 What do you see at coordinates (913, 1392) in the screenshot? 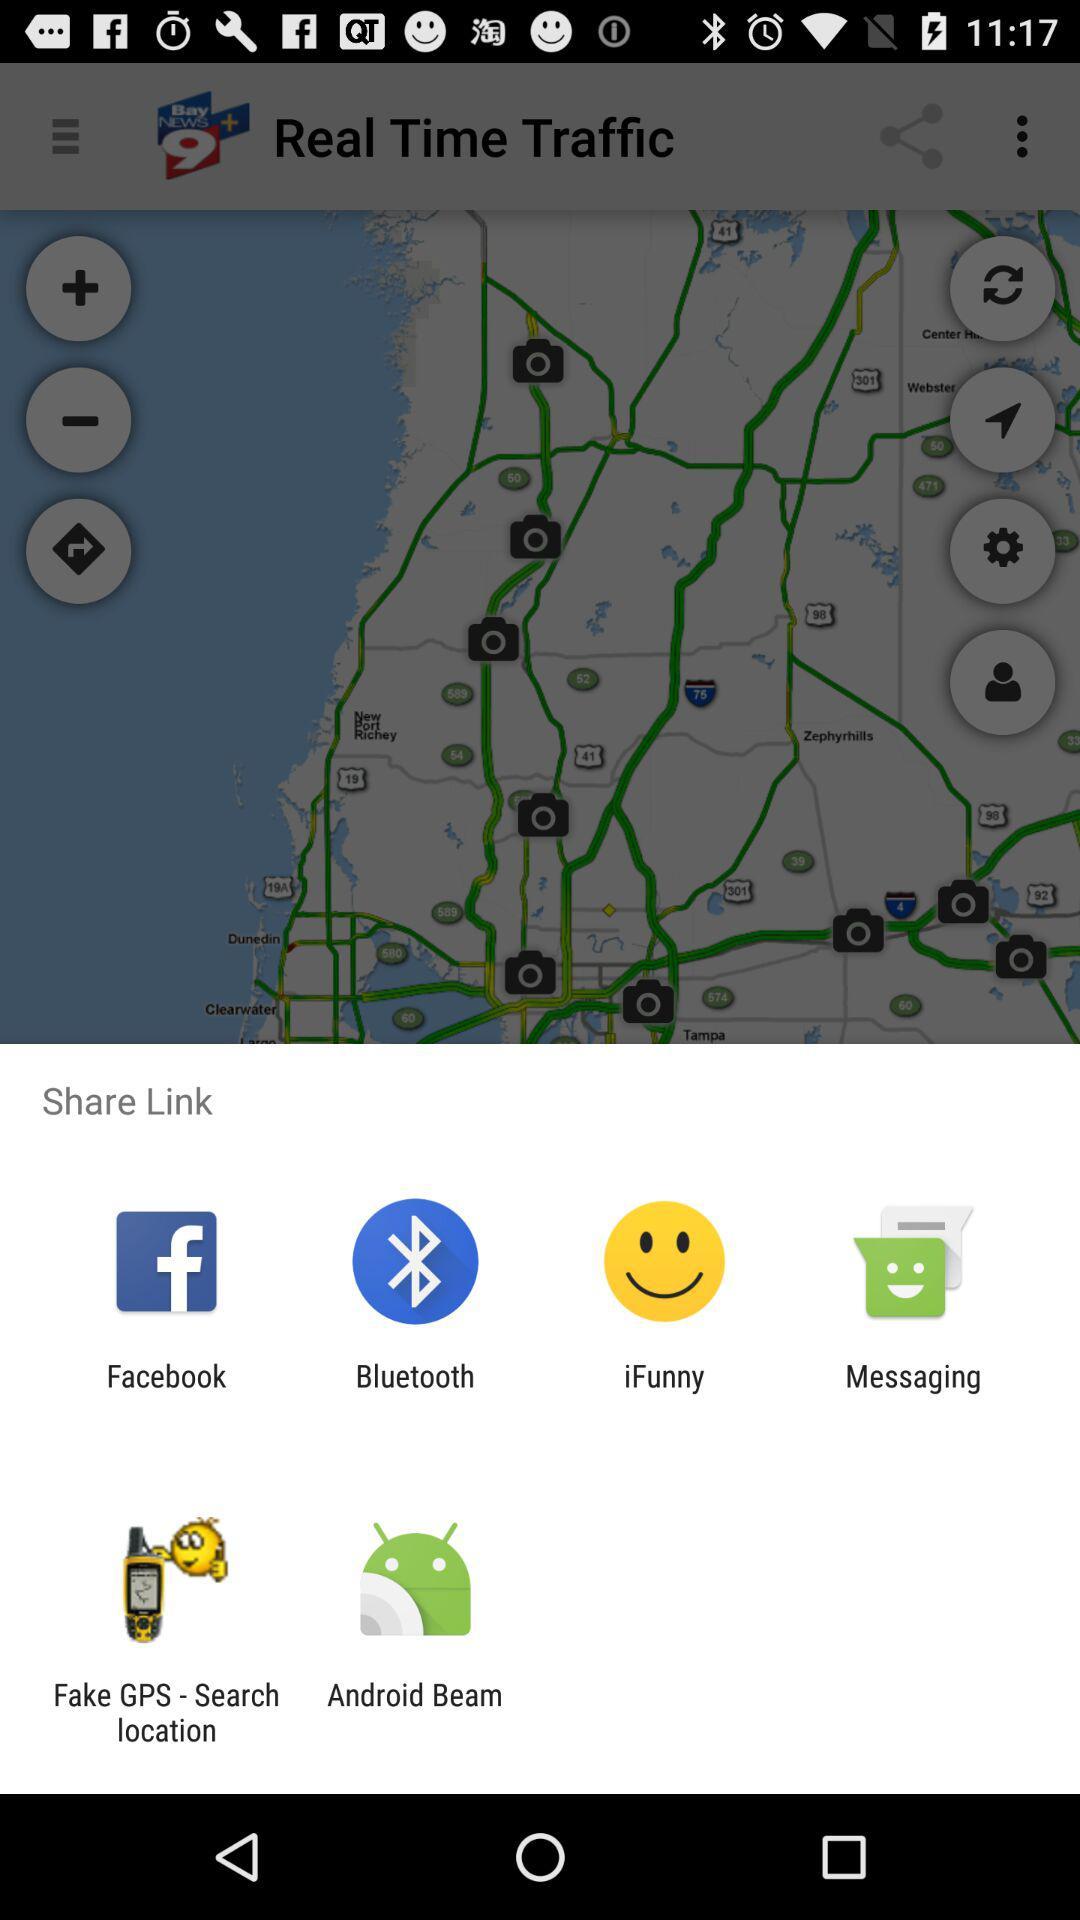
I see `the icon to the right of the ifunny` at bounding box center [913, 1392].